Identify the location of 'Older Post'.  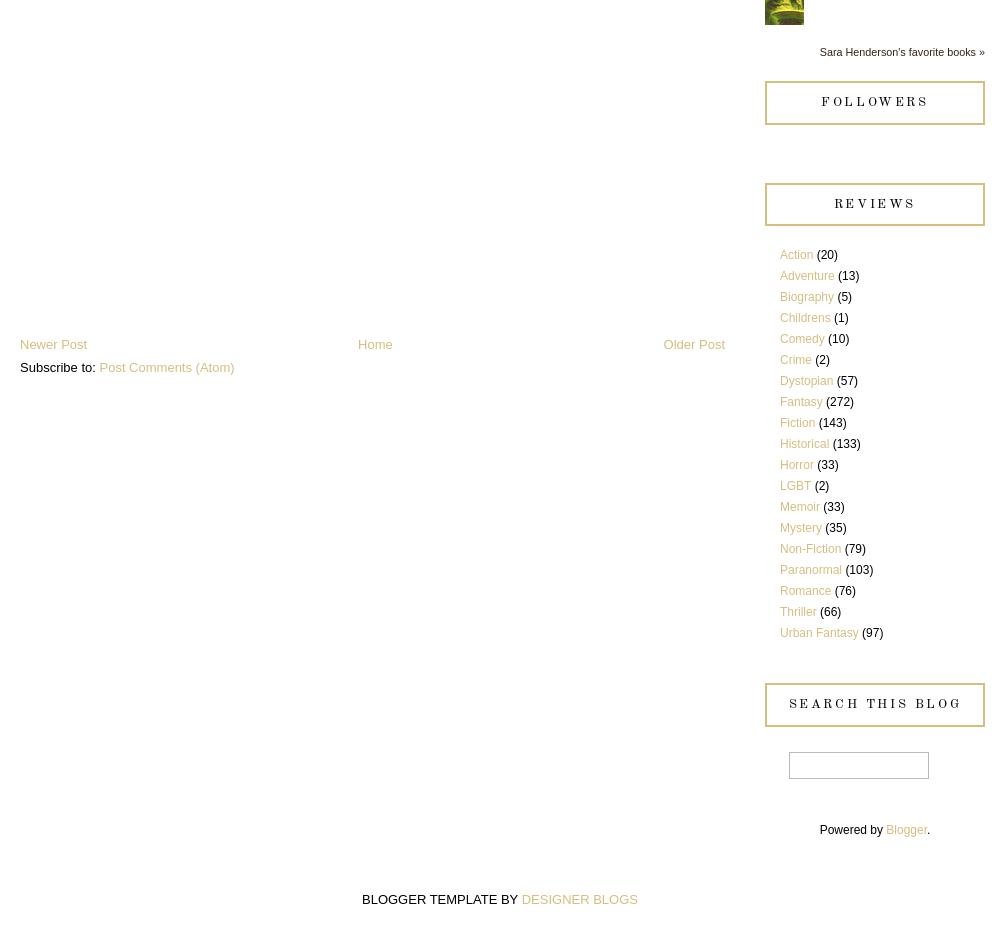
(693, 343).